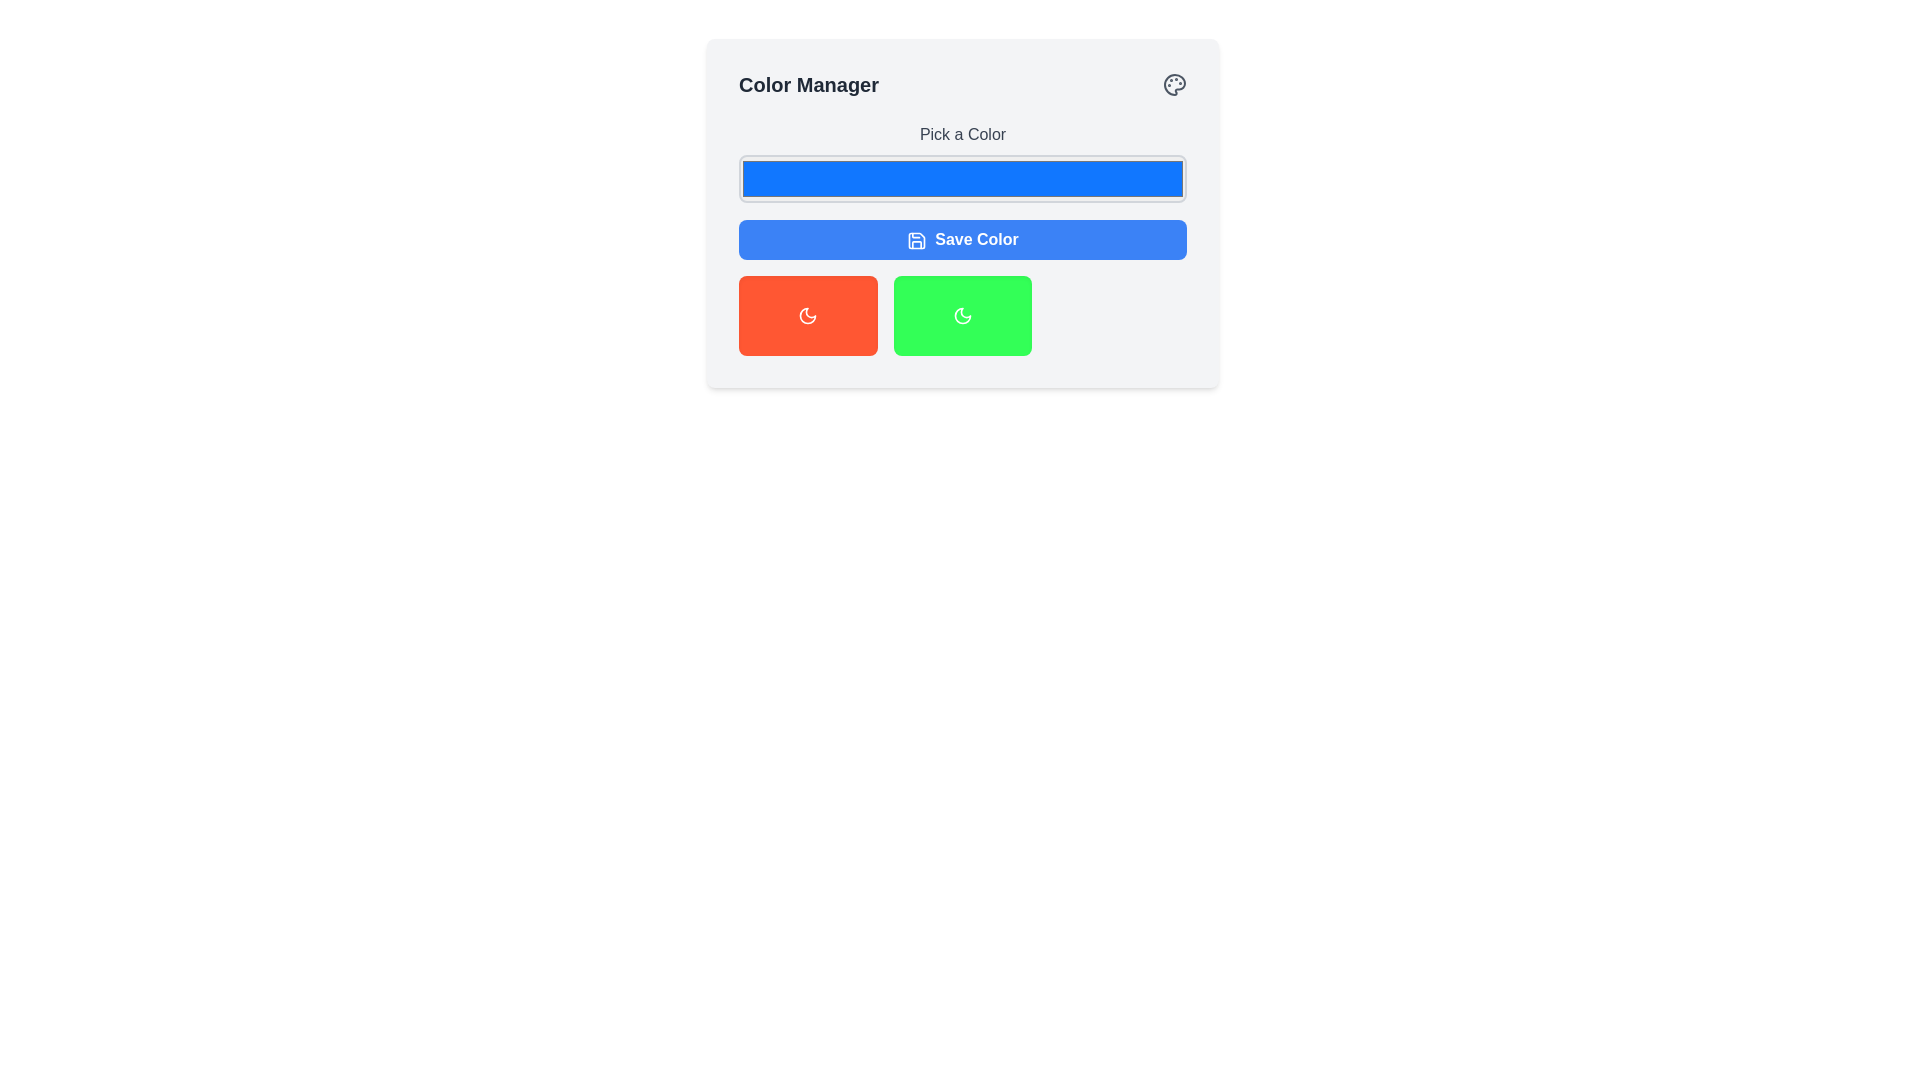 This screenshot has width=1920, height=1080. Describe the element at coordinates (1175, 83) in the screenshot. I see `the color management icon located in the top-right corner of the 'Color Manager' header section, adjacent to the 'Color Manager' title text` at that location.